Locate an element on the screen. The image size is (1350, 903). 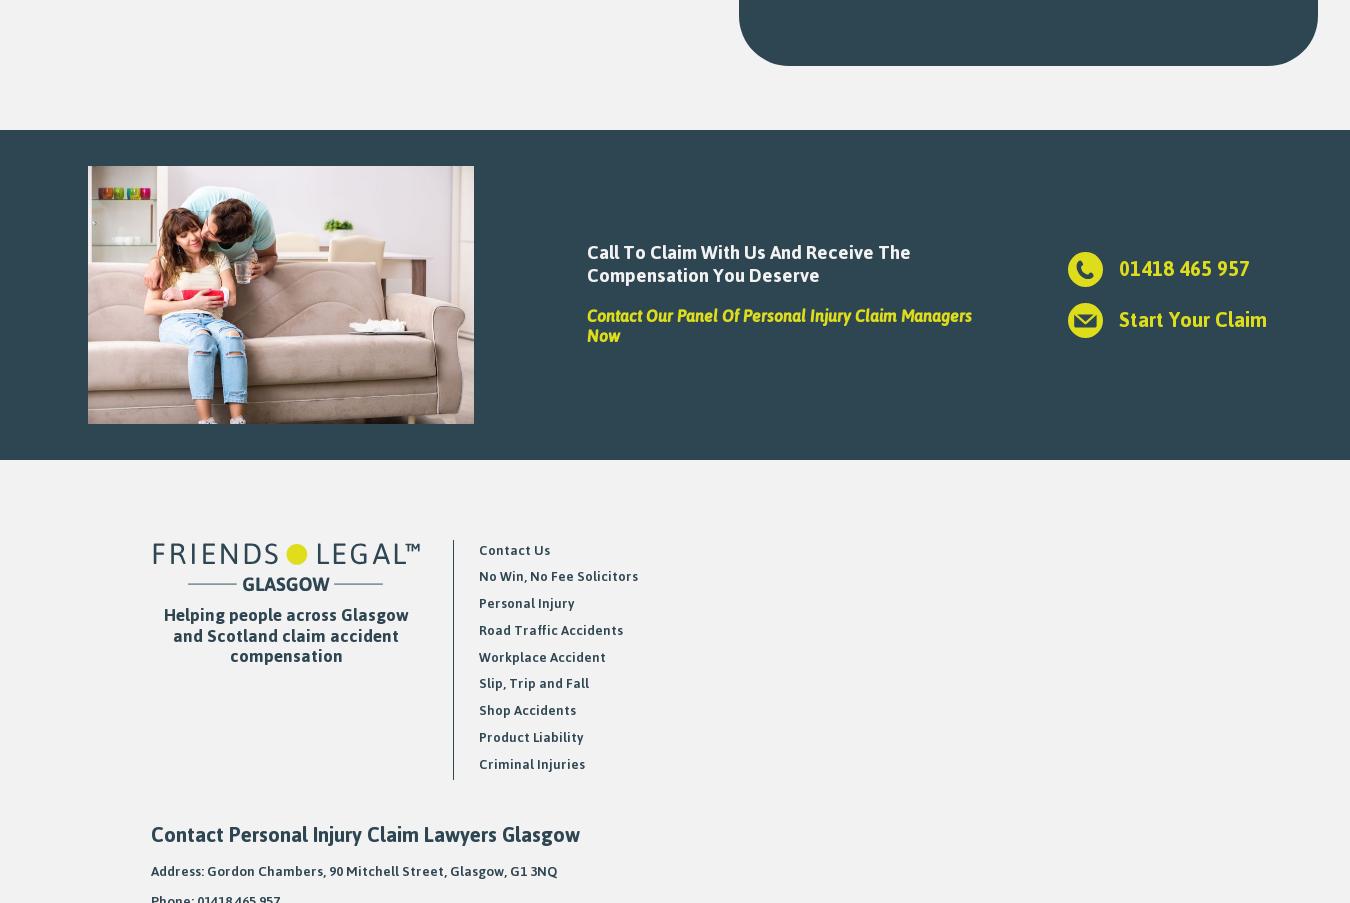
'G1 3NQ' is located at coordinates (532, 870).